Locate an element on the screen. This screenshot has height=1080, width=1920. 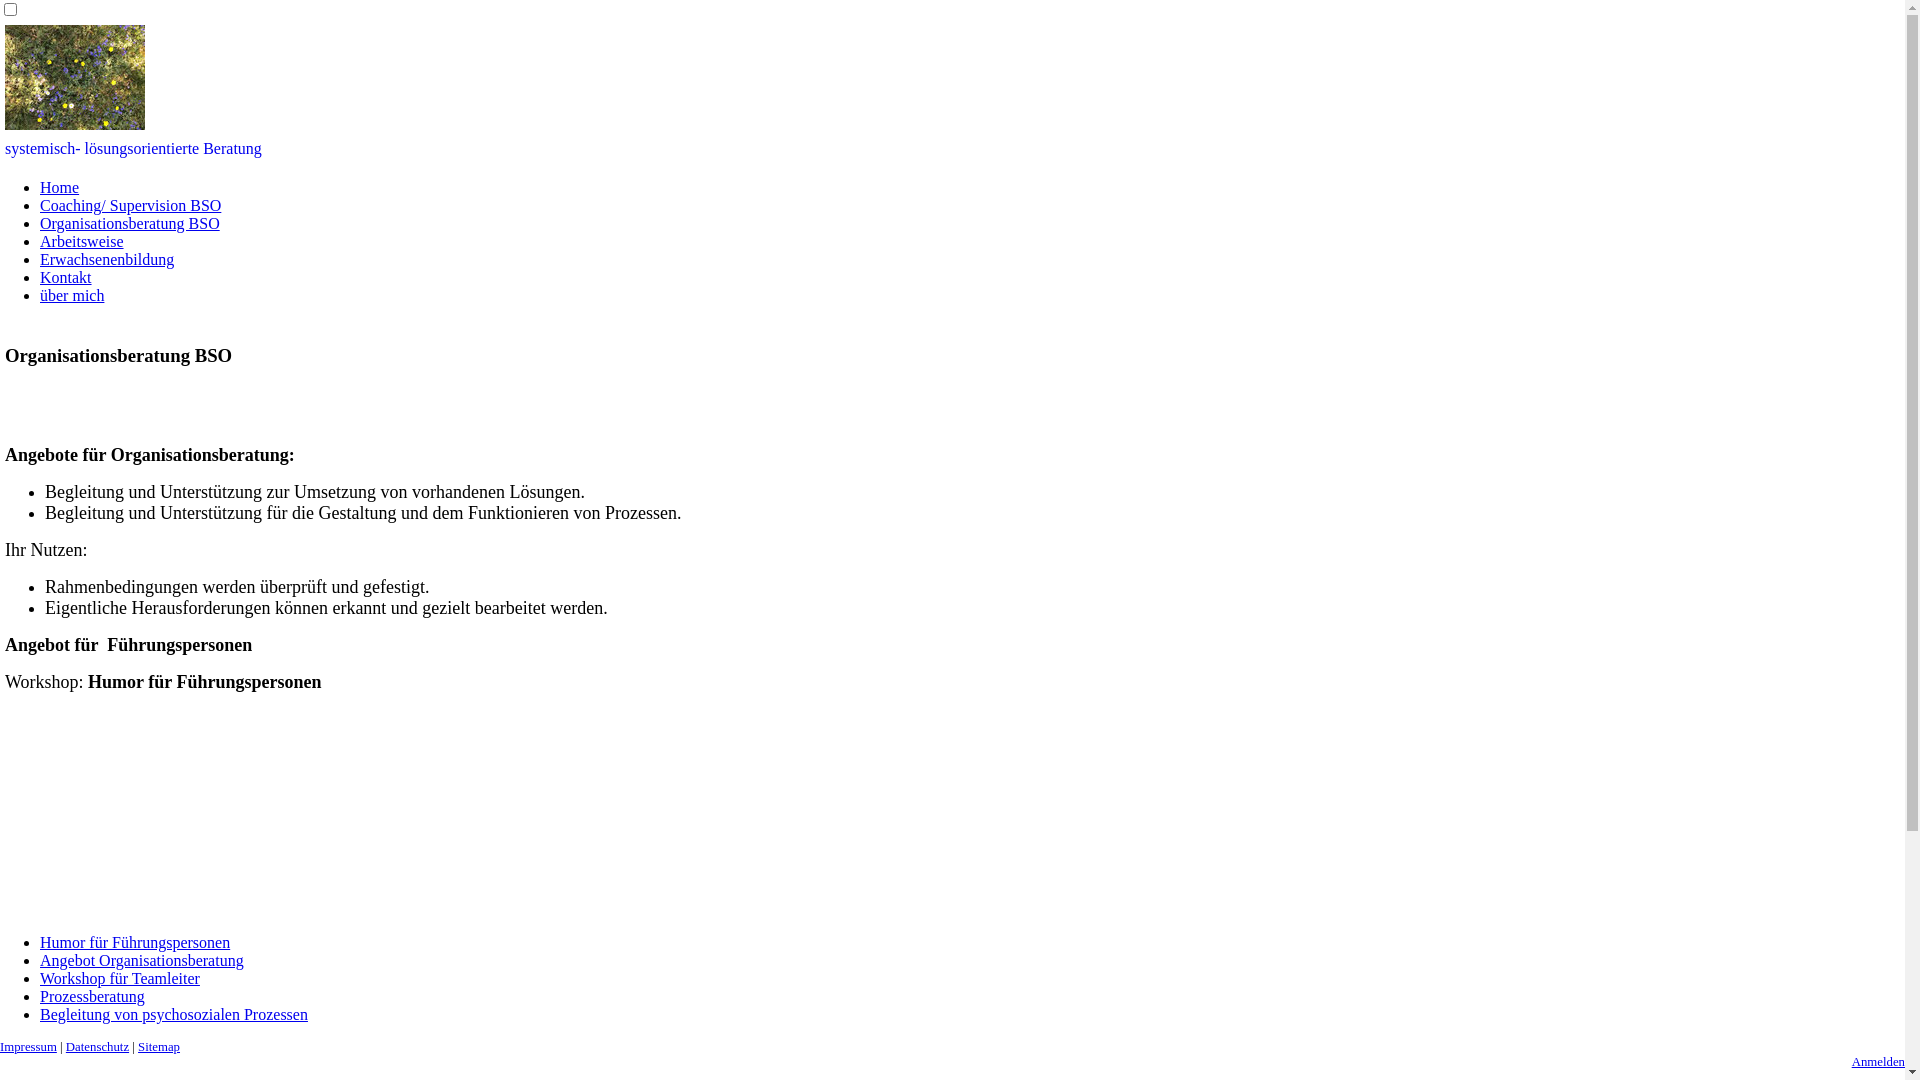
'Anmelden' is located at coordinates (1877, 1060).